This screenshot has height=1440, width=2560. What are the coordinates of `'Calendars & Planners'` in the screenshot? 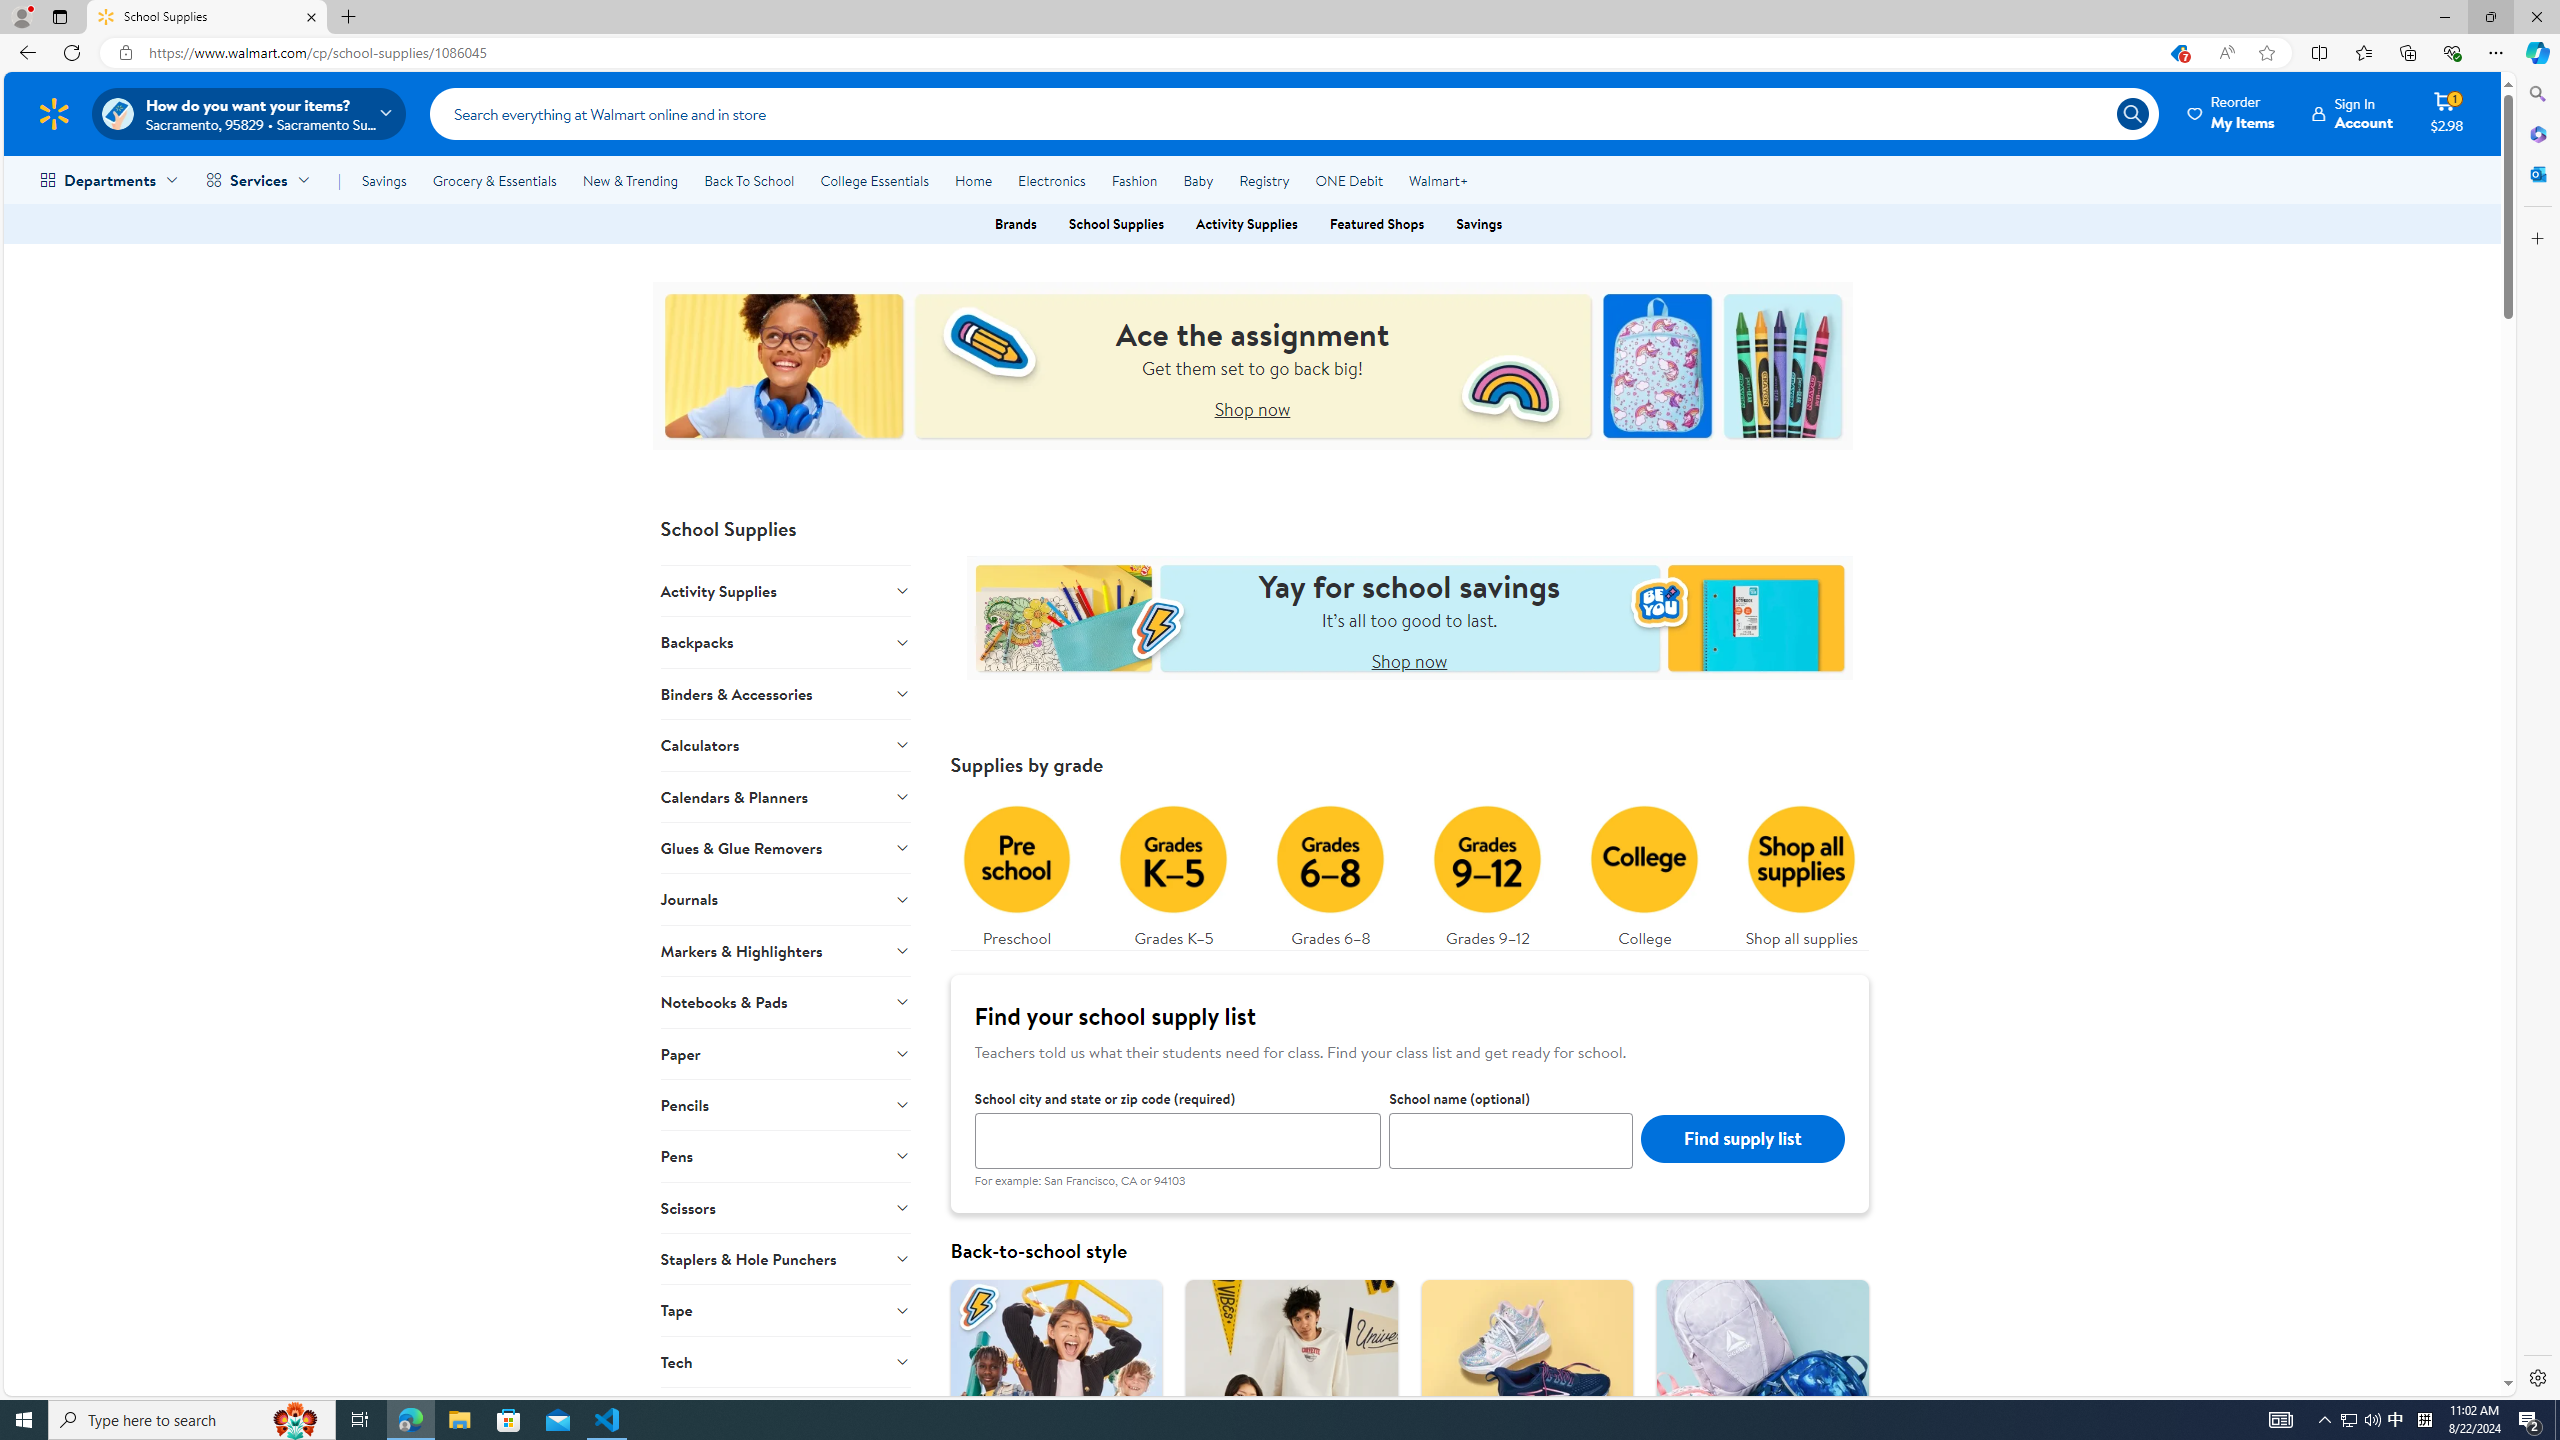 It's located at (784, 796).